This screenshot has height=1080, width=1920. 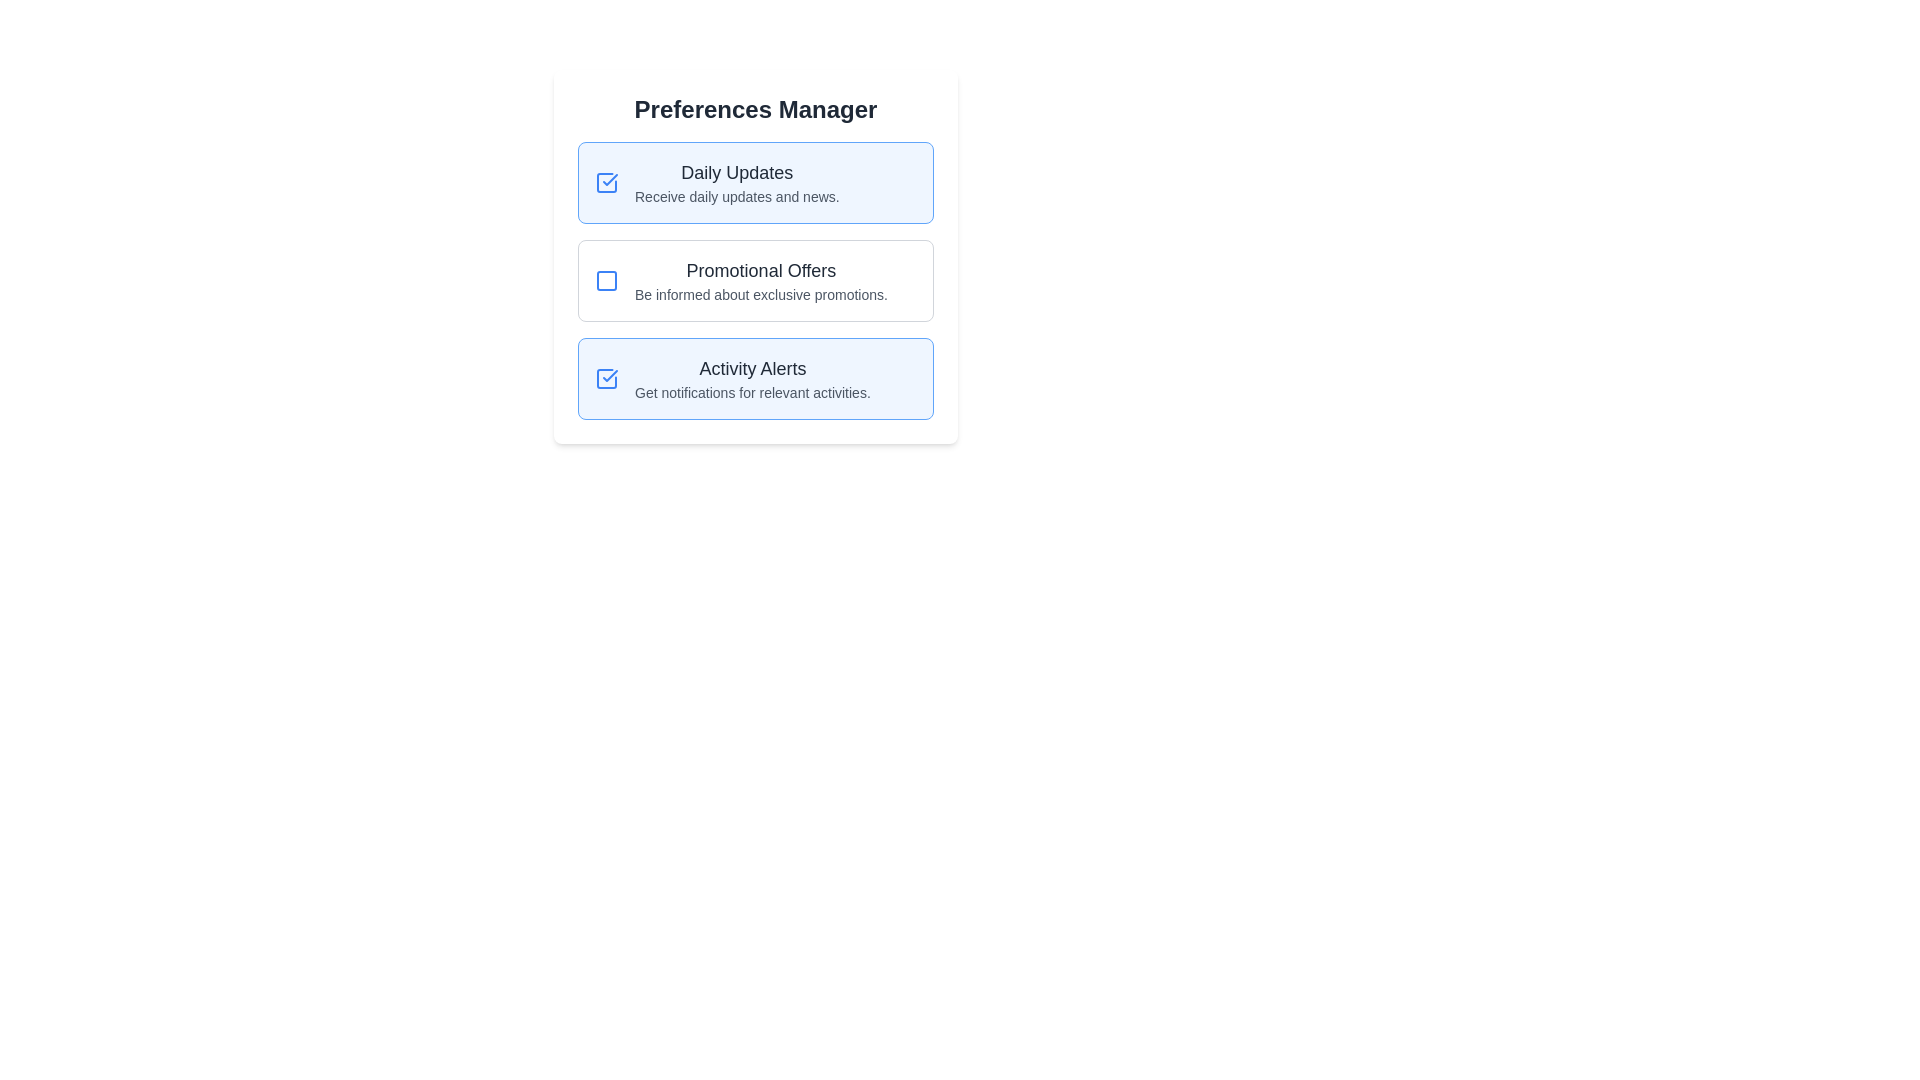 What do you see at coordinates (609, 375) in the screenshot?
I see `the checkmark icon with blue strokes located in the 'Activity Alerts' row of the 'Preferences Manager' section` at bounding box center [609, 375].